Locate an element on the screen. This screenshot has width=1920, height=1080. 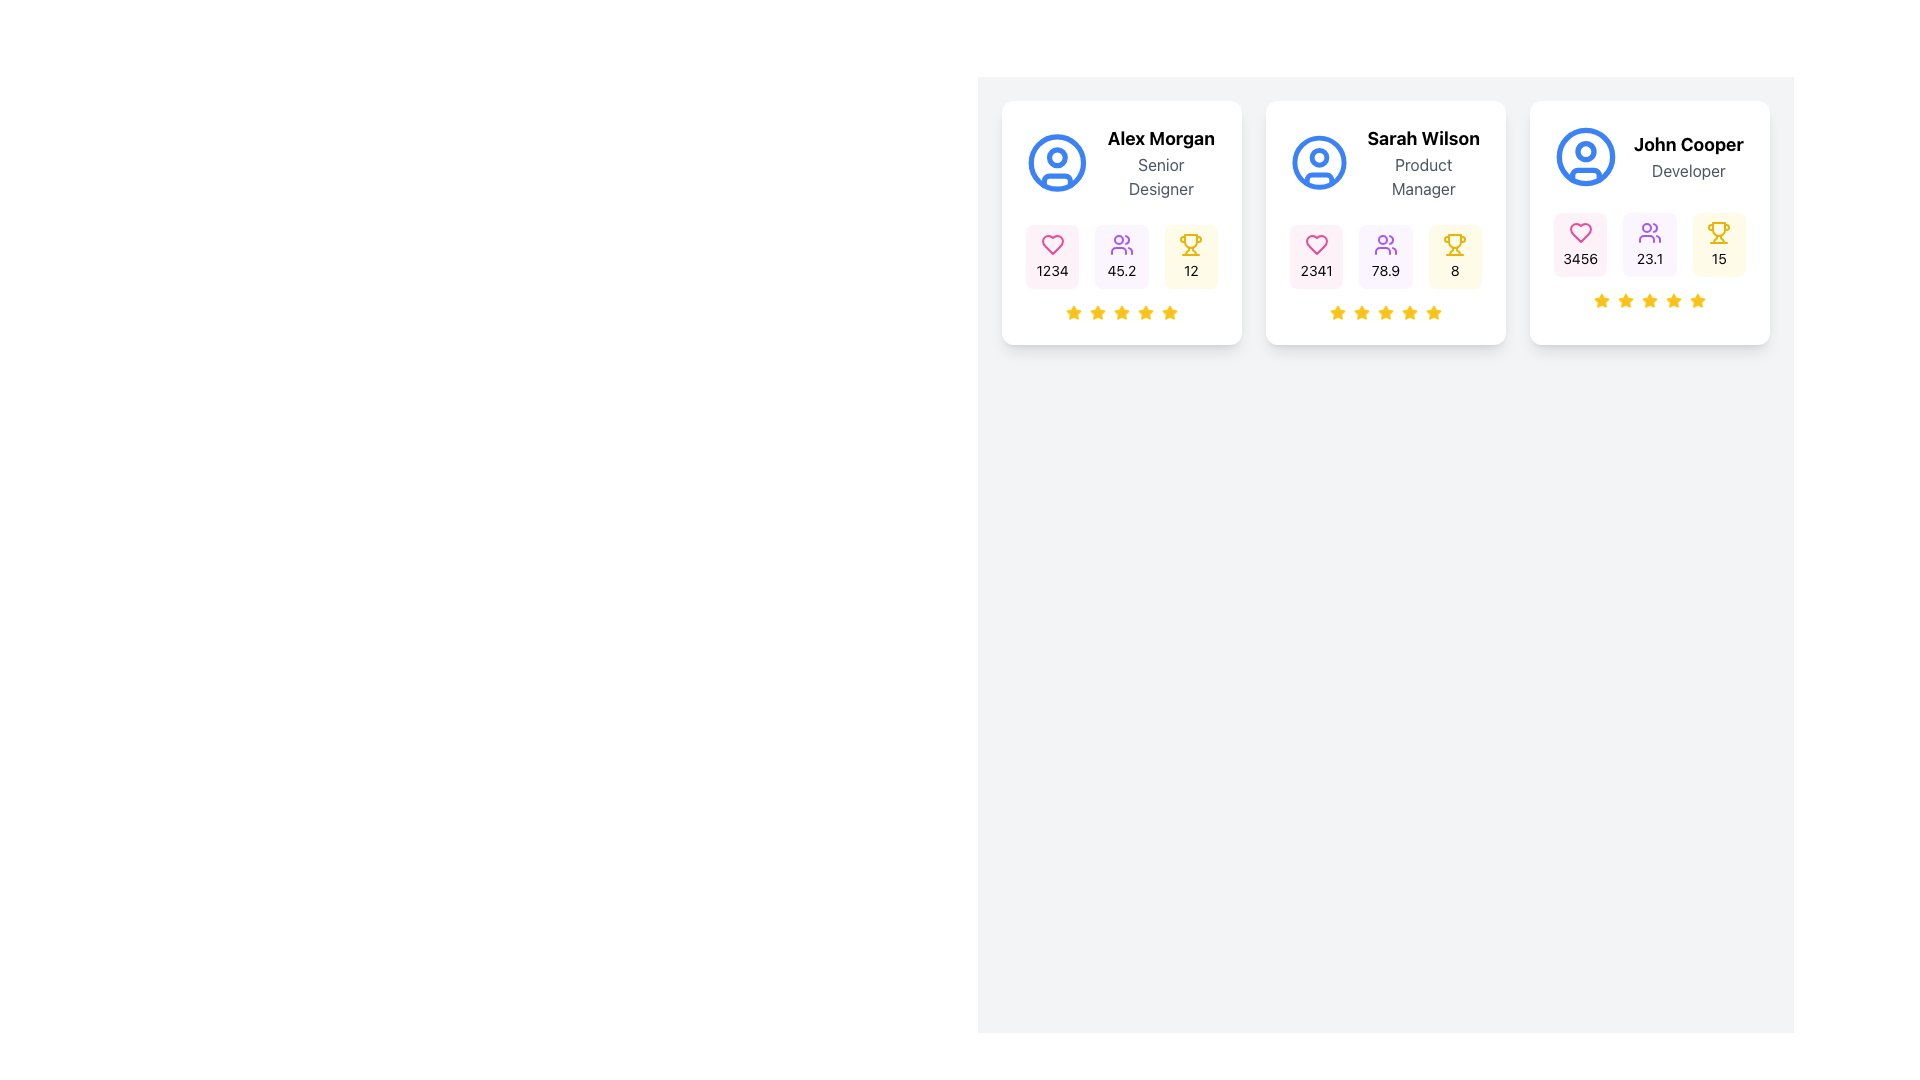
the 5th gold star-shaped icon indicating a rating for 'John Cooper' is located at coordinates (1674, 300).